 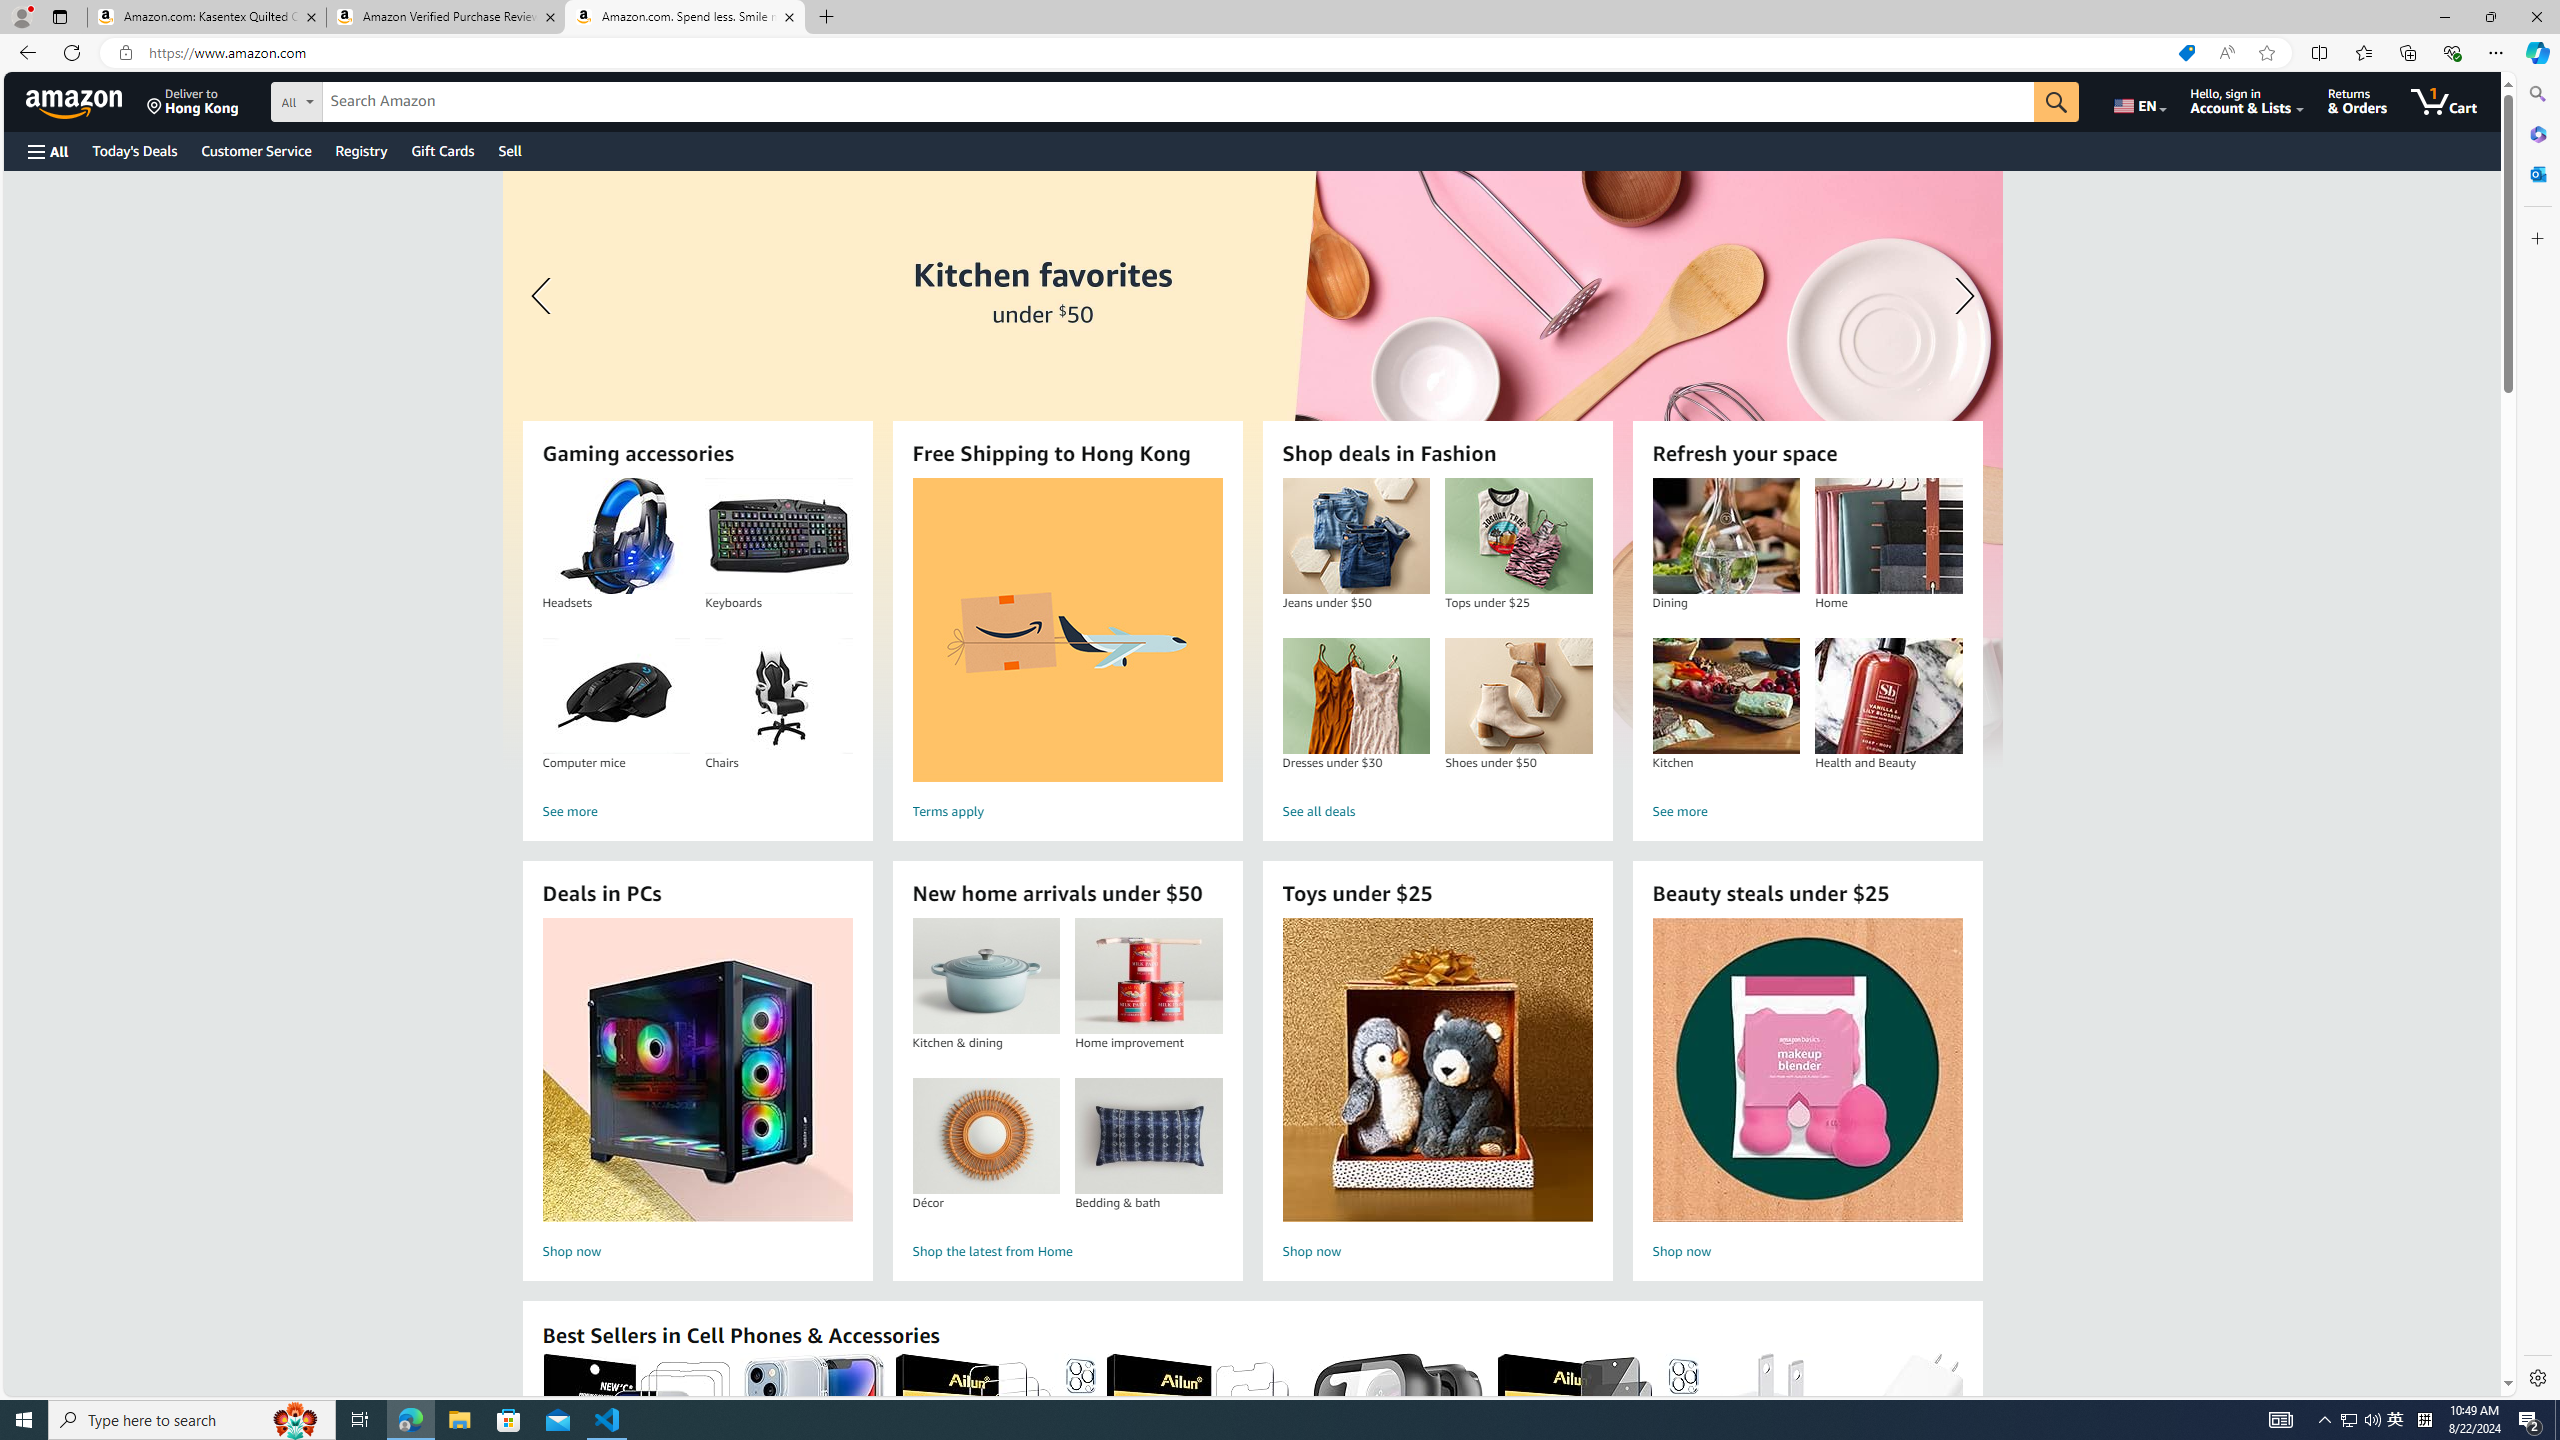 What do you see at coordinates (1147, 1135) in the screenshot?
I see `'Bedding & bath'` at bounding box center [1147, 1135].